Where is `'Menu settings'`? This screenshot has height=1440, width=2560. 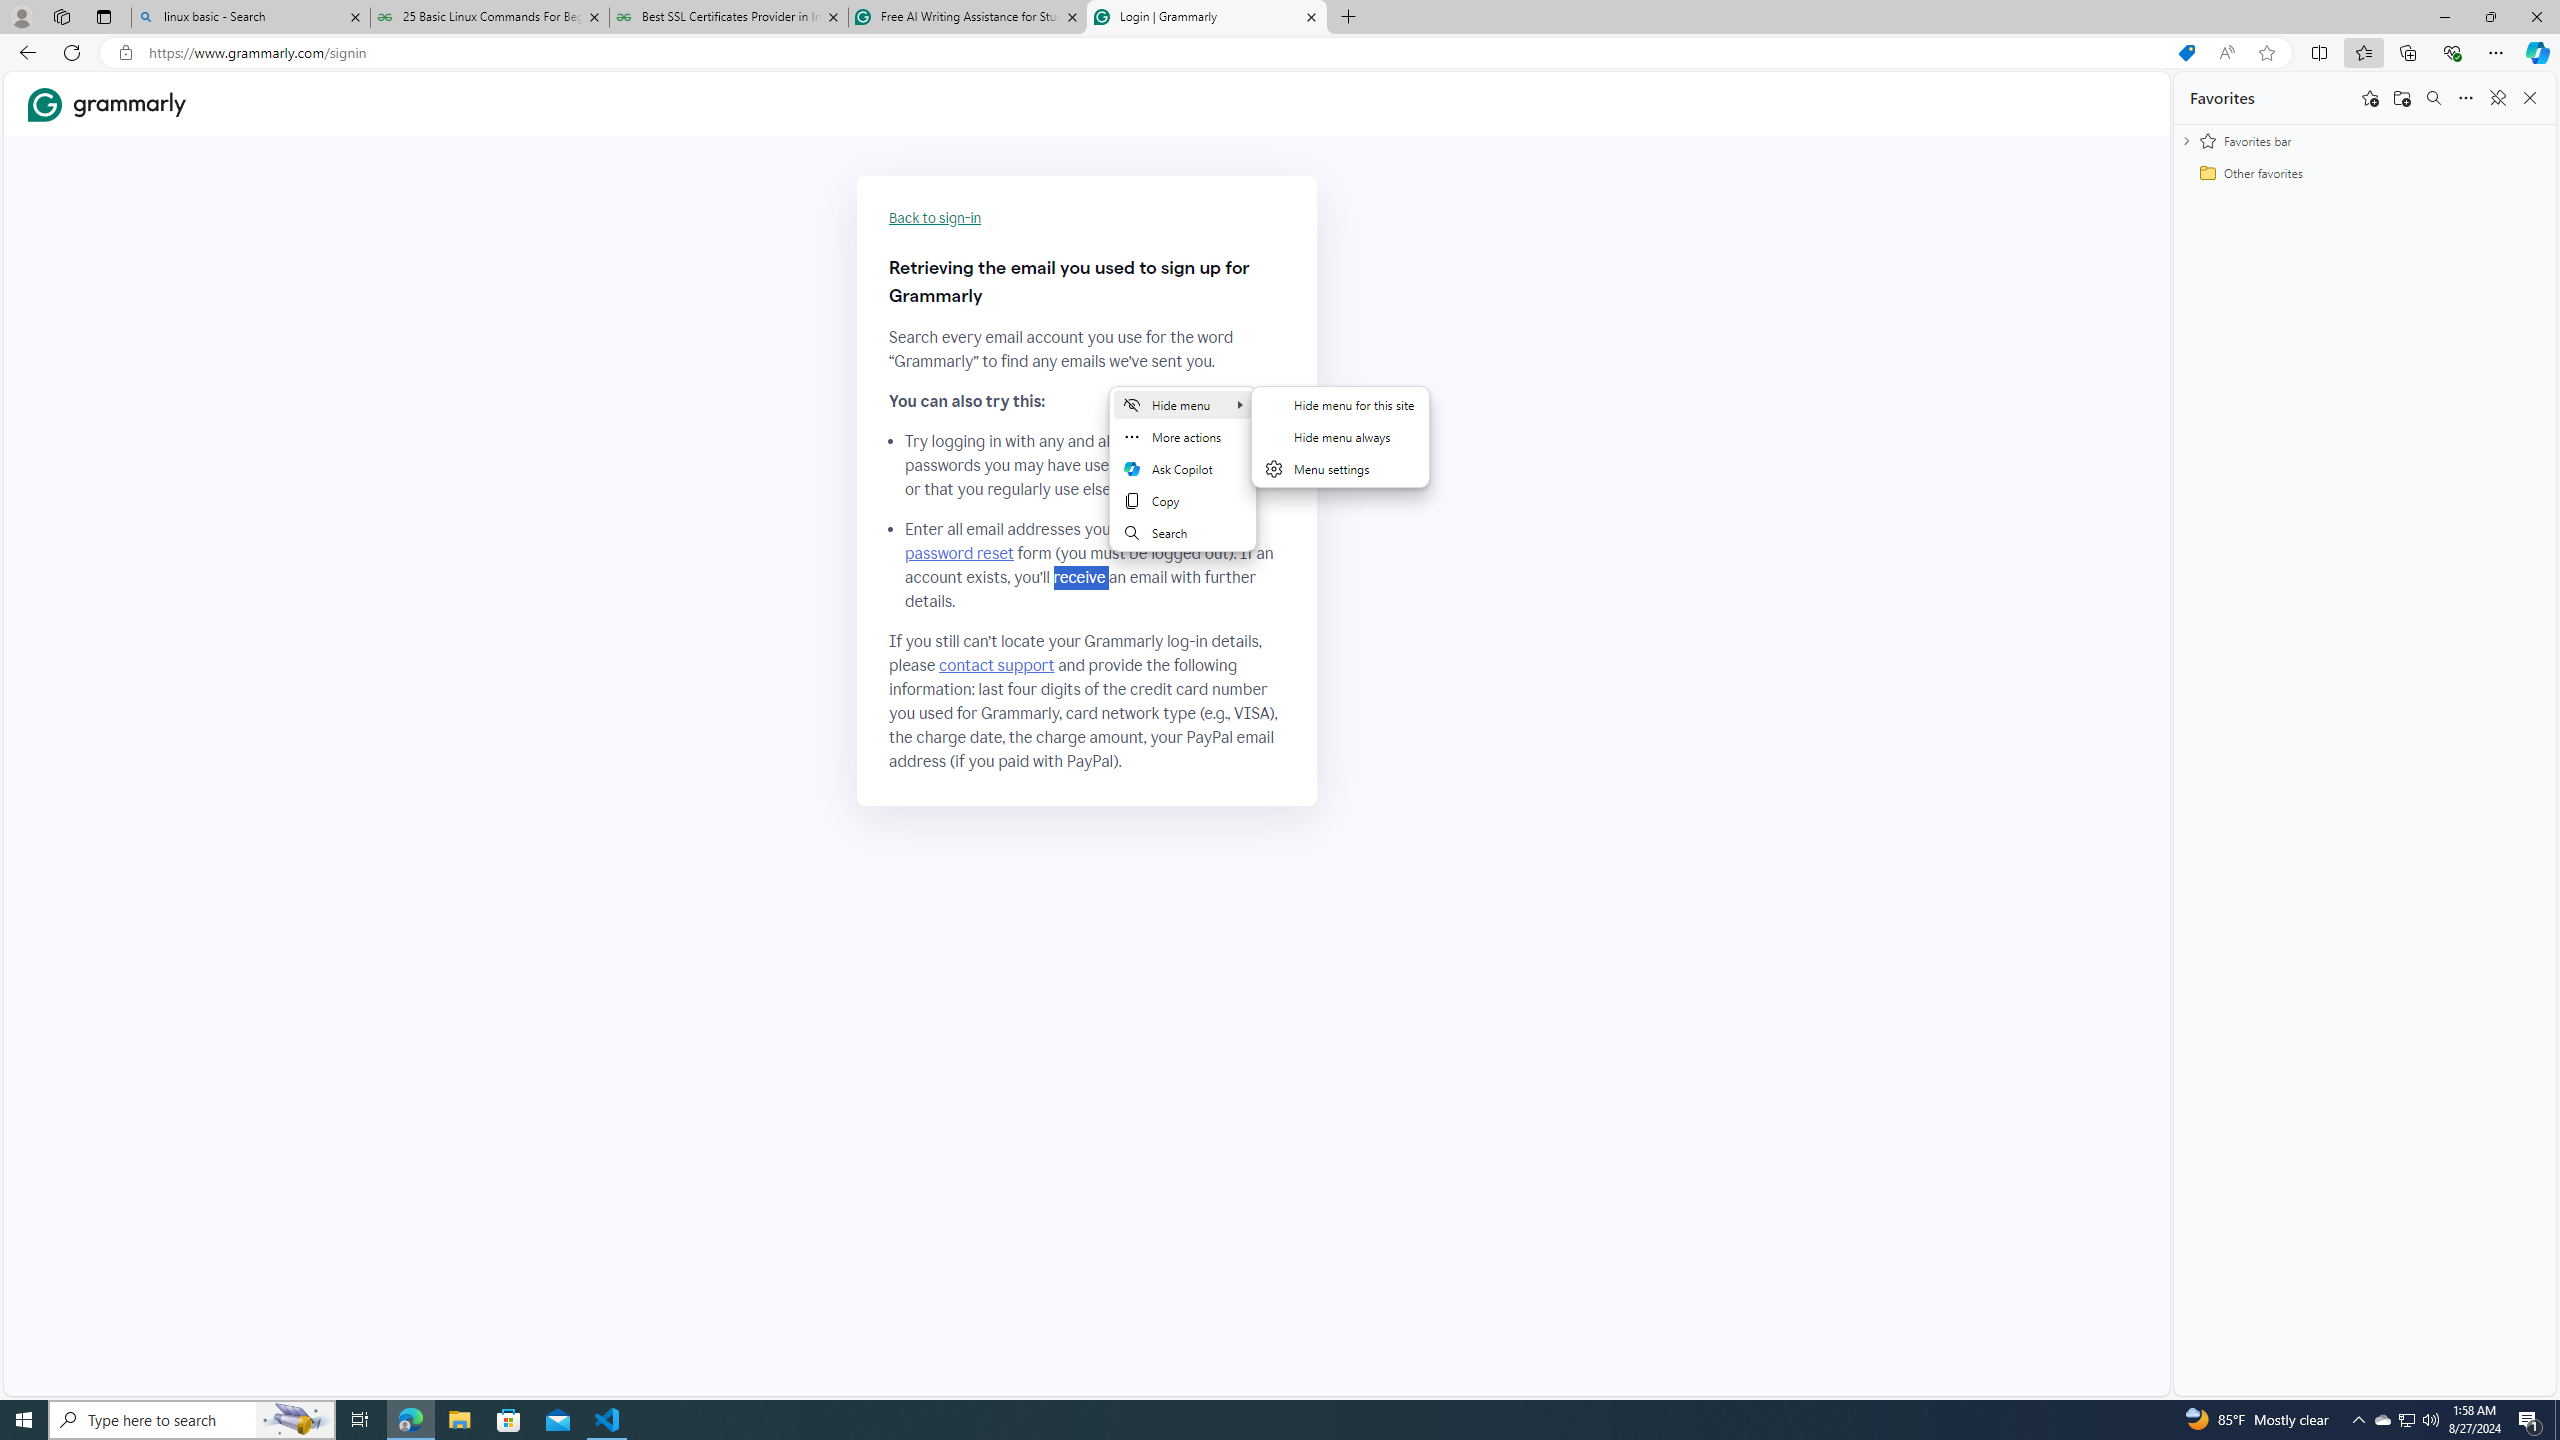
'Menu settings' is located at coordinates (1340, 468).